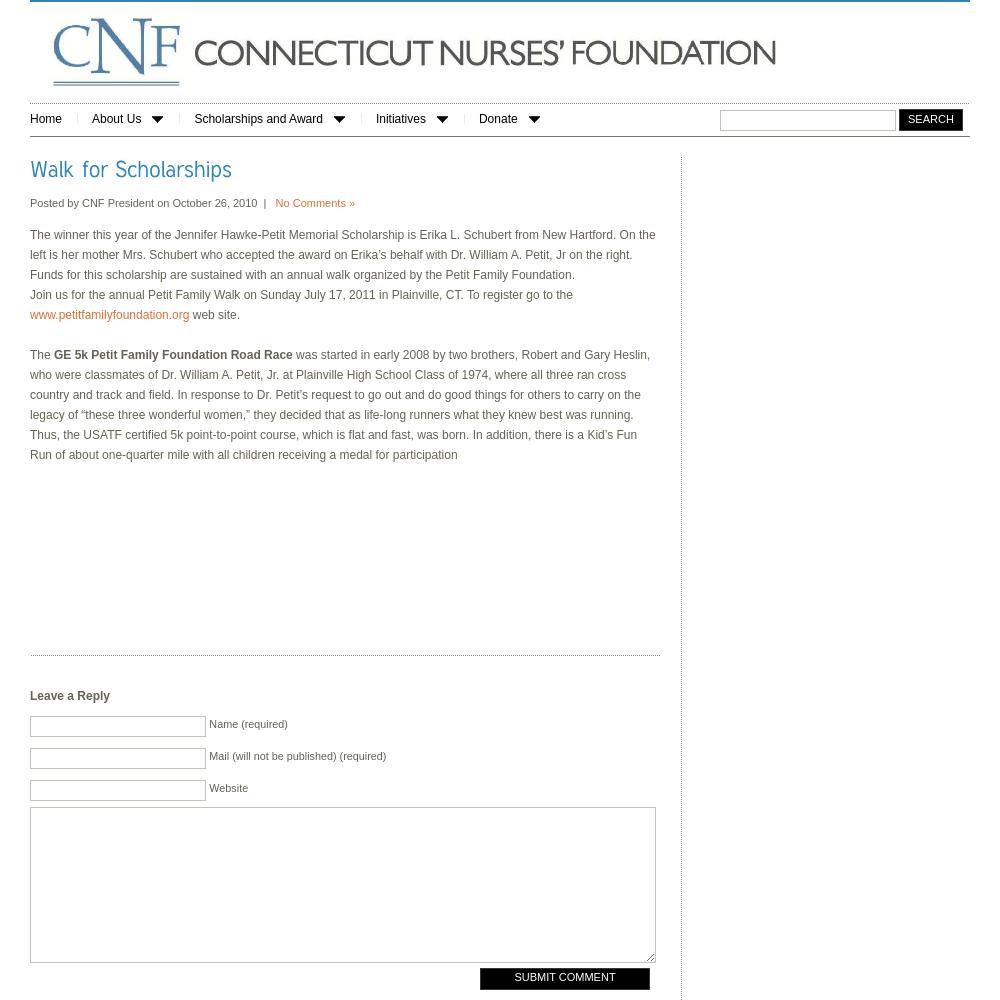 The height and width of the screenshot is (1000, 1000). What do you see at coordinates (69, 695) in the screenshot?
I see `'Leave a Reply'` at bounding box center [69, 695].